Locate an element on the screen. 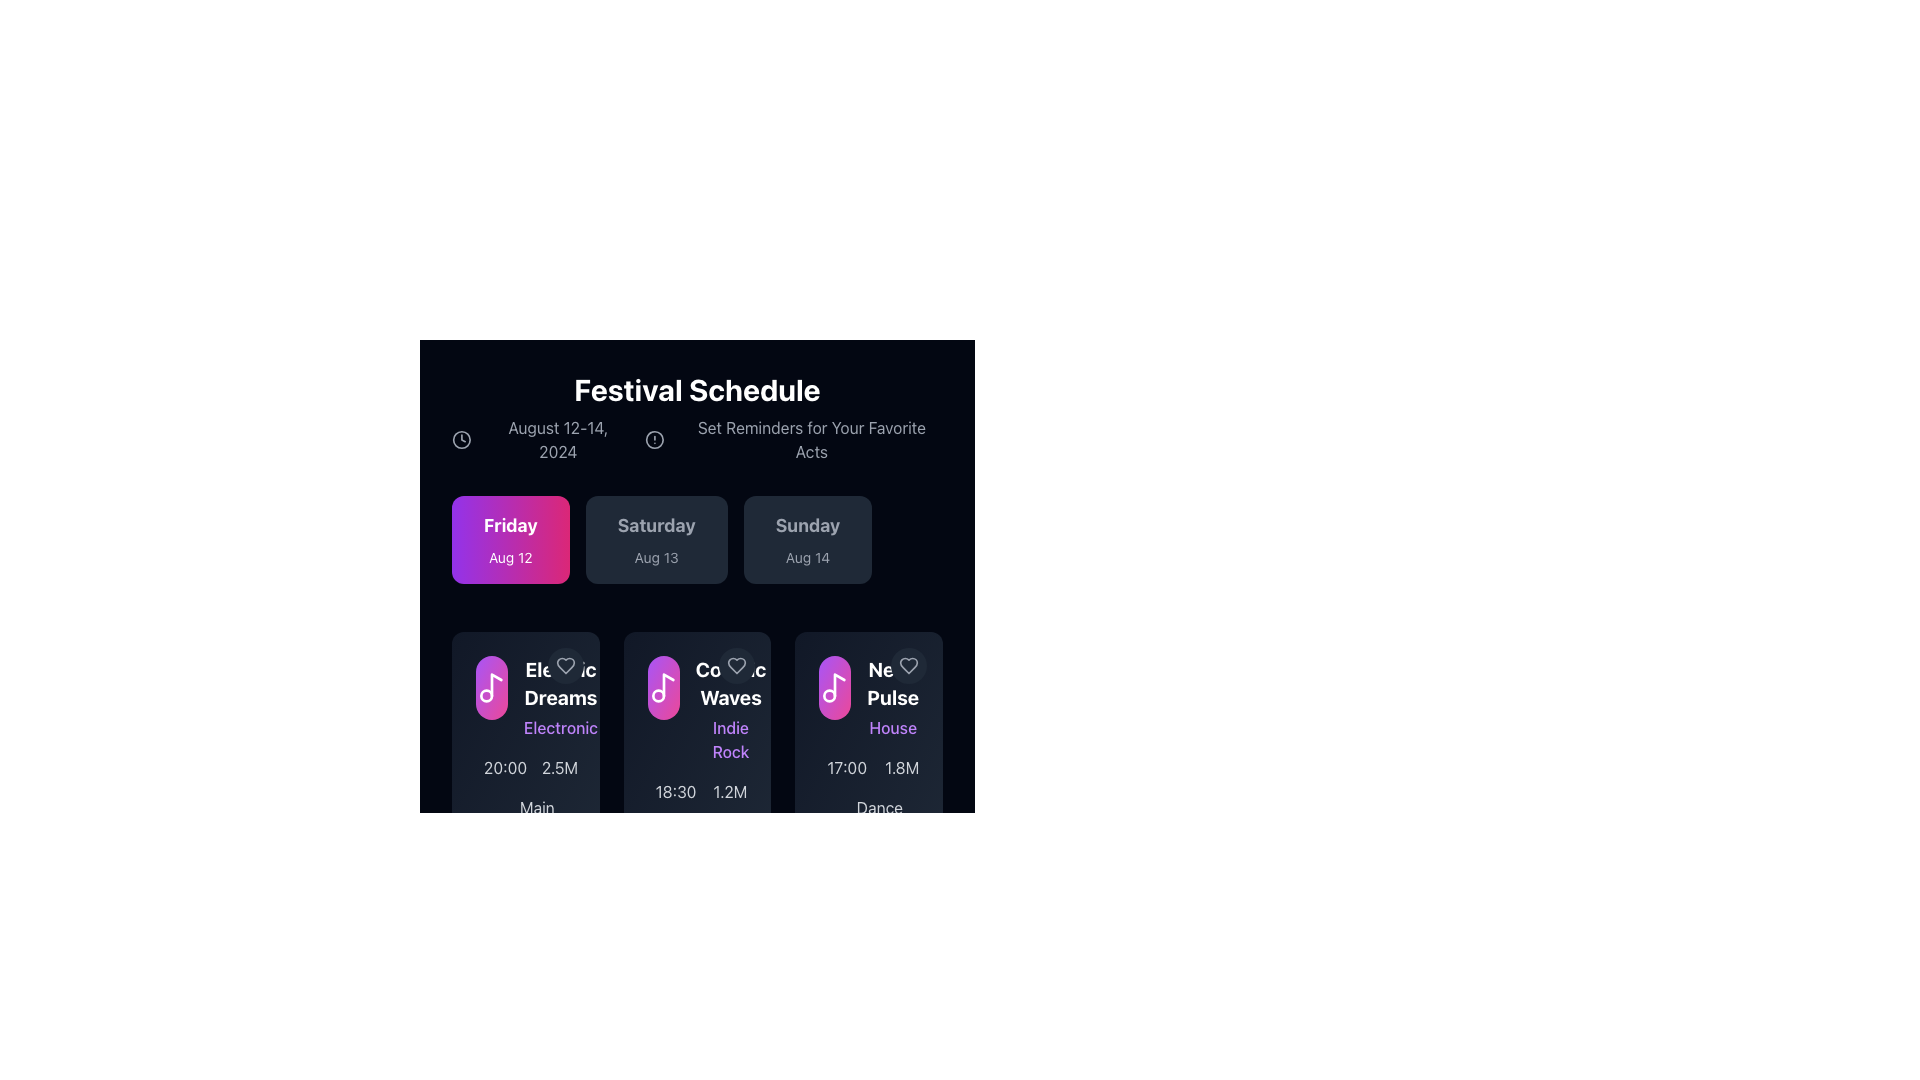  the heart-shaped icon located at the top-right corner inside the 'Electric Dreams' card under the 'Friday' tab to favorite the event is located at coordinates (564, 666).